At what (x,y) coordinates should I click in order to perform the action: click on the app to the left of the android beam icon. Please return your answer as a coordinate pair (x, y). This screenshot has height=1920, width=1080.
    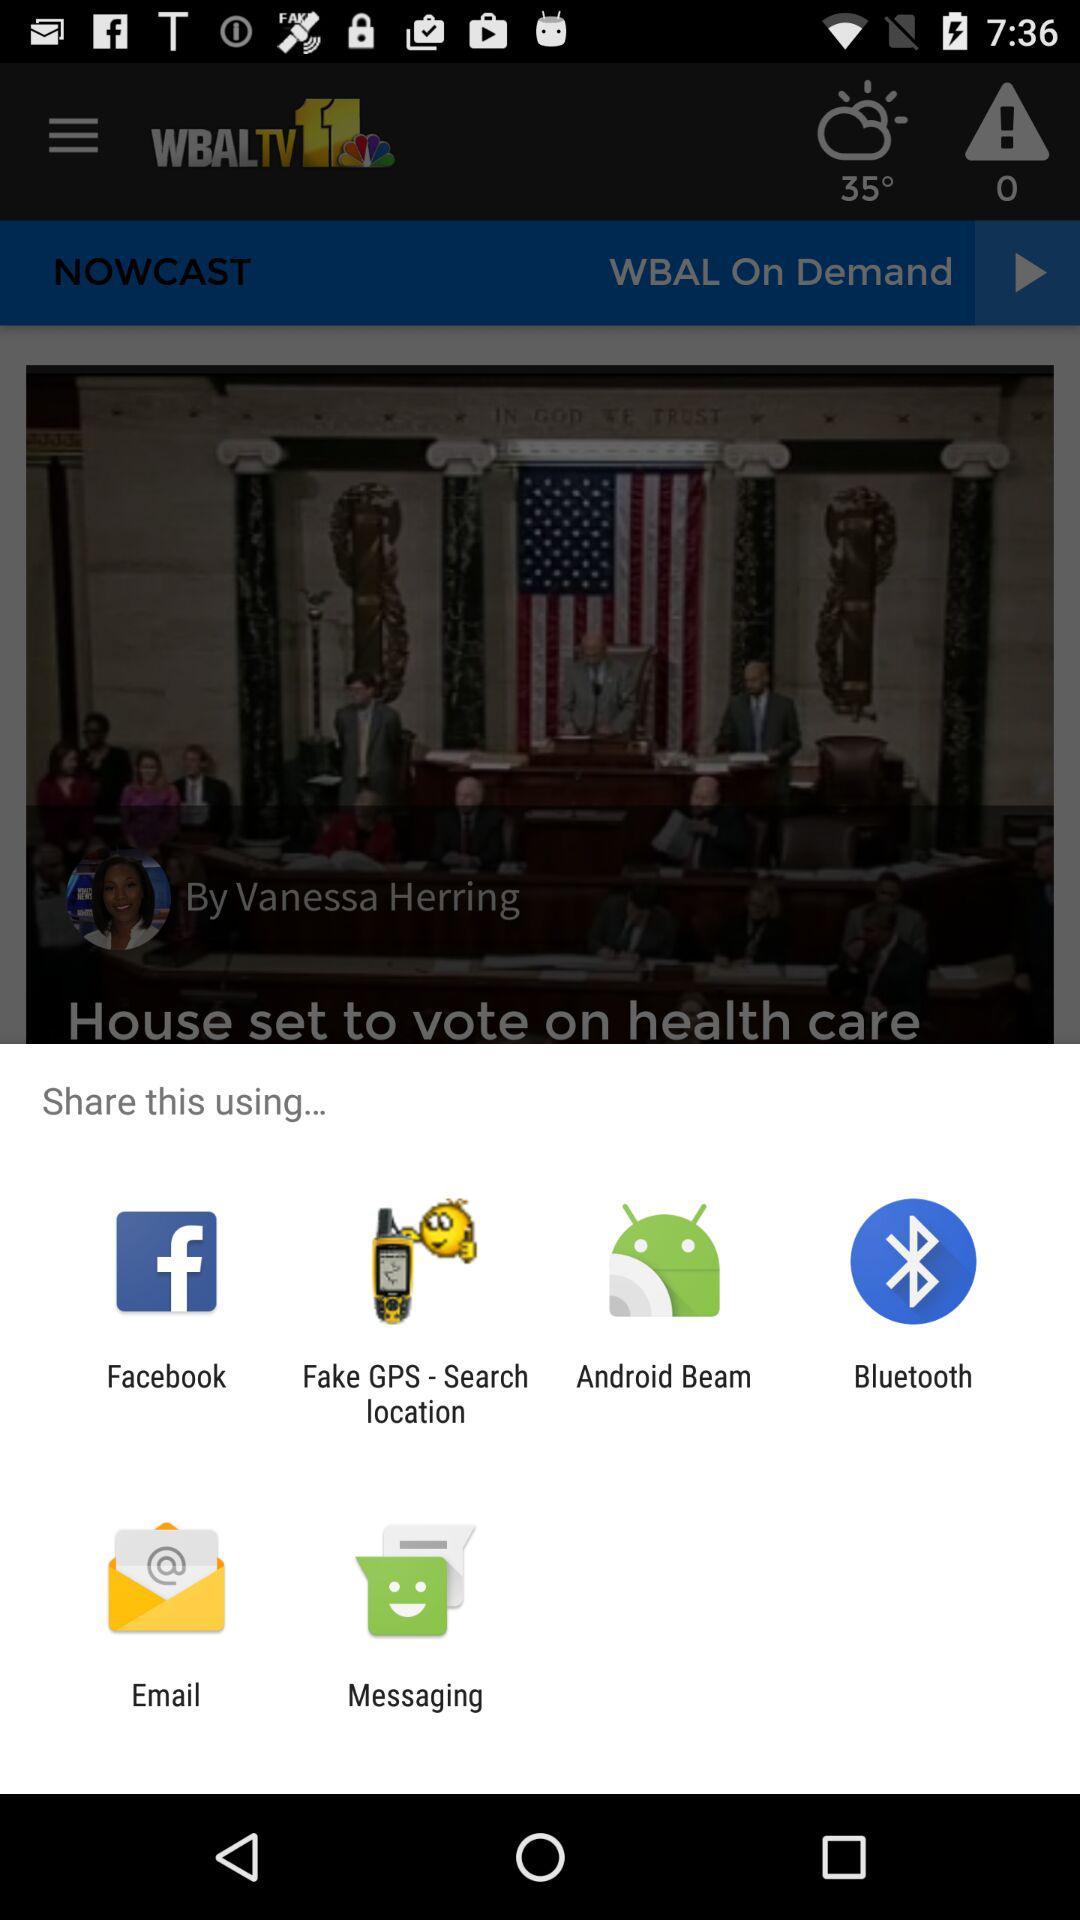
    Looking at the image, I should click on (414, 1392).